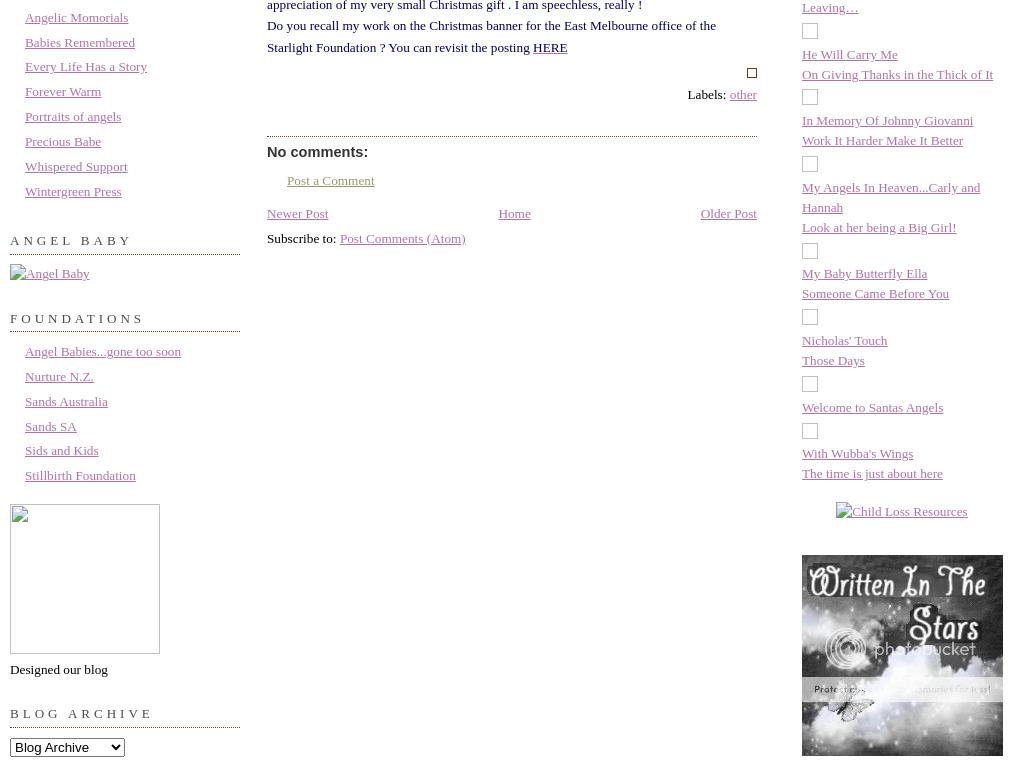 This screenshot has height=773, width=1024. I want to click on 'Whispered Support', so click(74, 165).